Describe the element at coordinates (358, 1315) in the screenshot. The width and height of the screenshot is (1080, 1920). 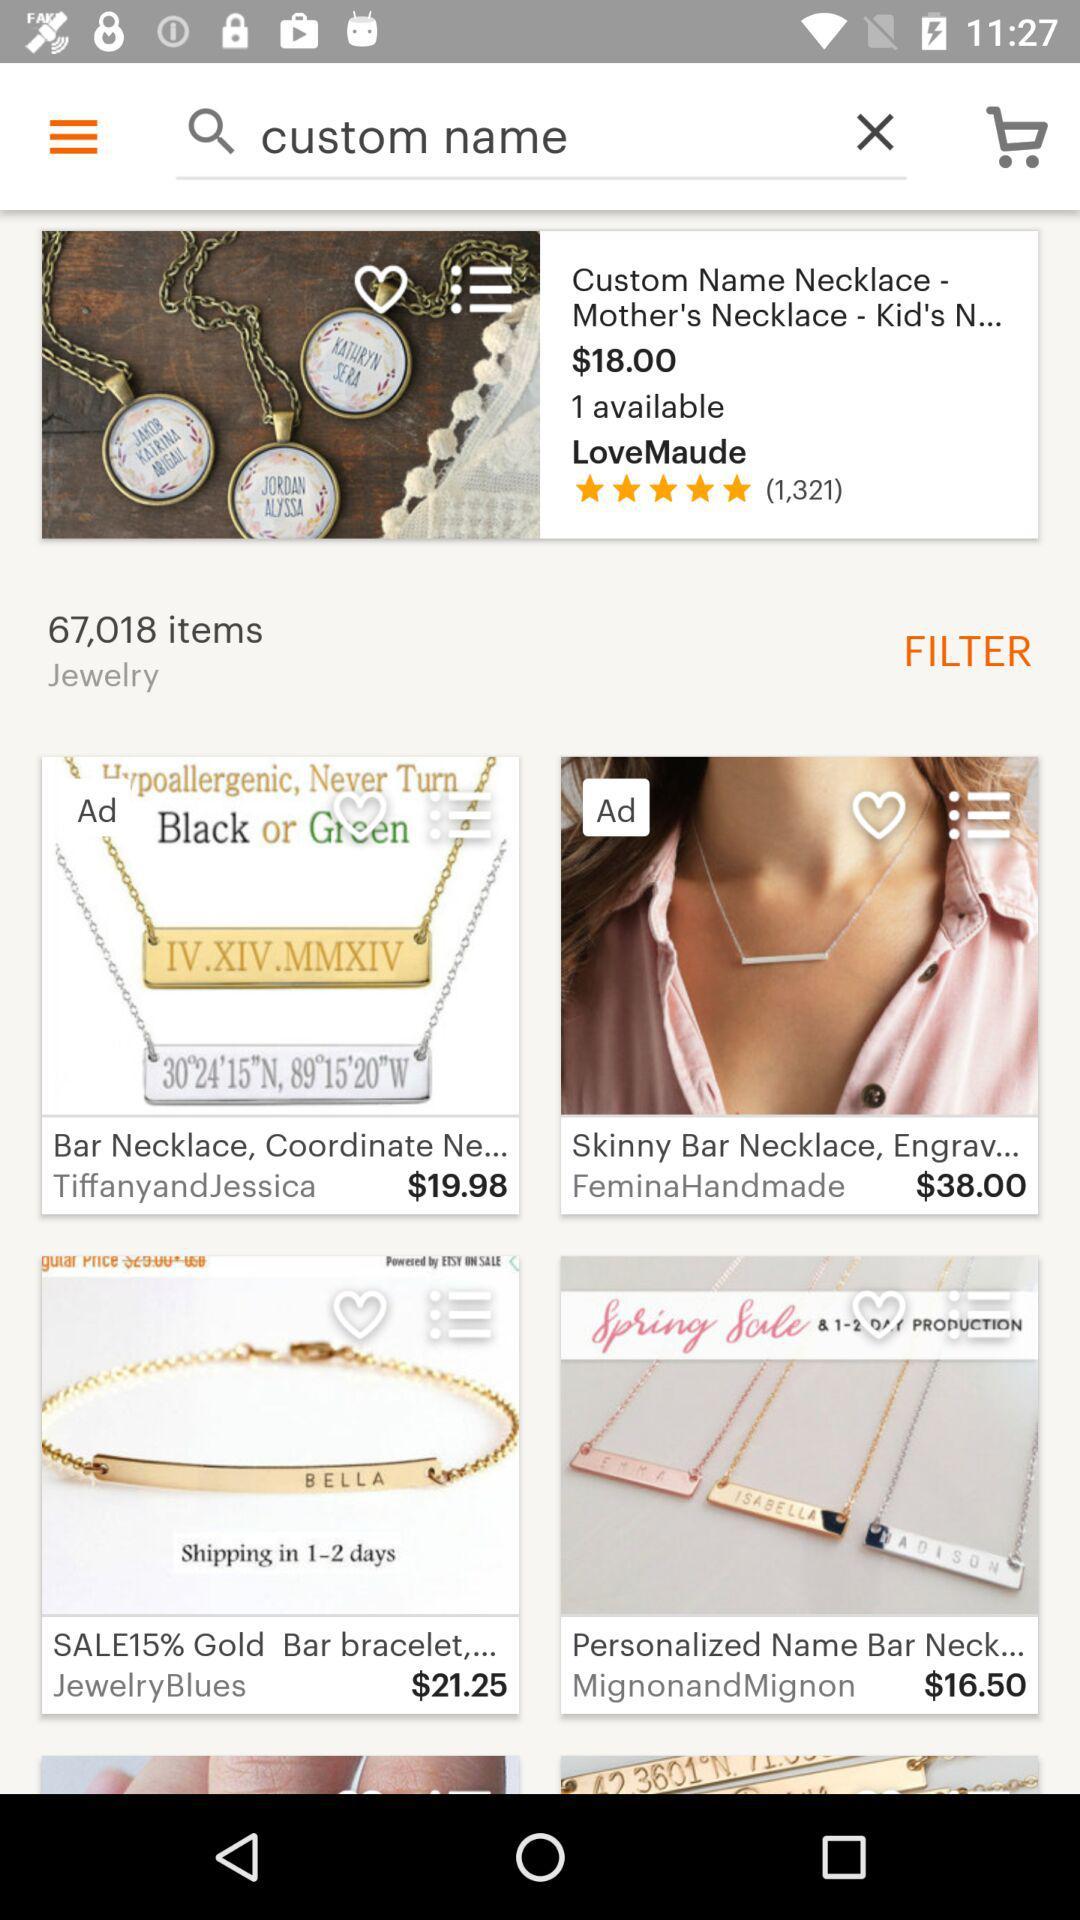
I see `the heart icon from third row first box` at that location.